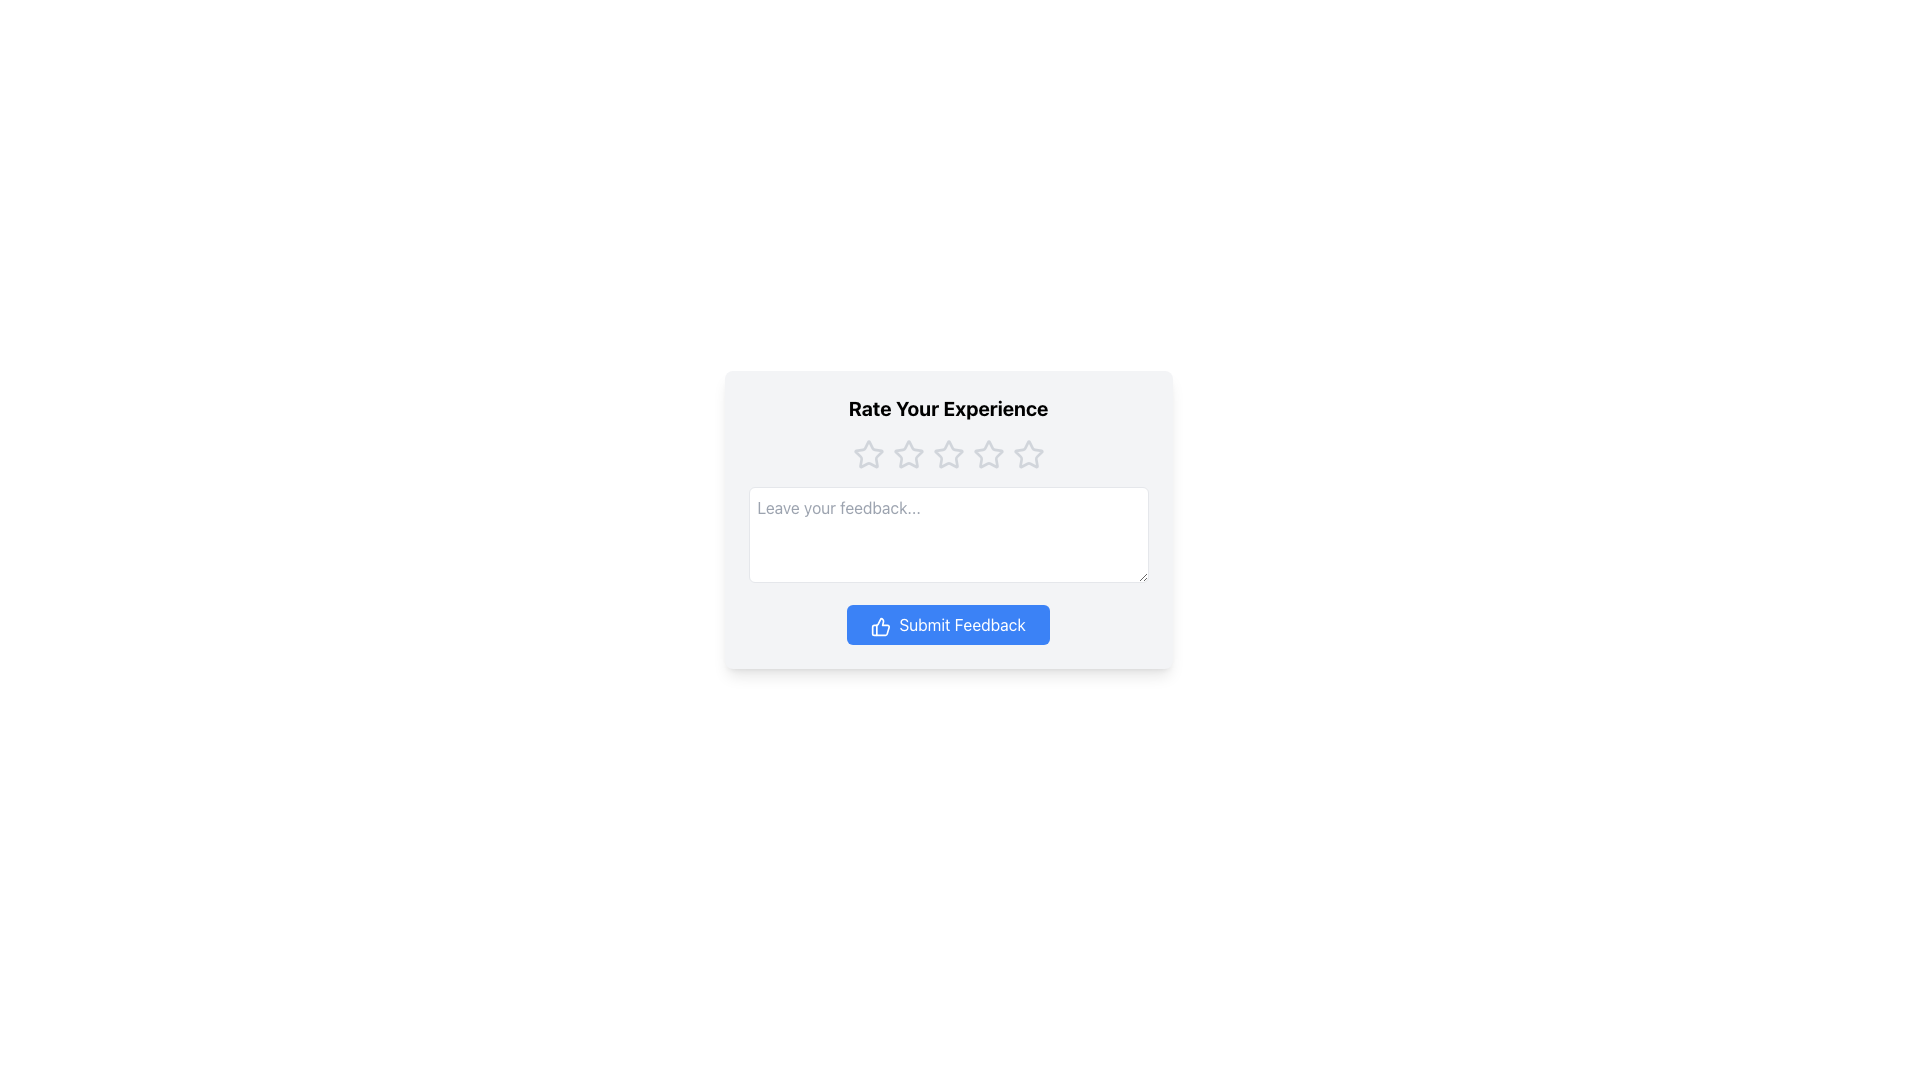  What do you see at coordinates (1028, 455) in the screenshot?
I see `the fifth rating star in the row of five stars to set the maximum rating in the feedback form below the 'Rate Your Experience' heading` at bounding box center [1028, 455].